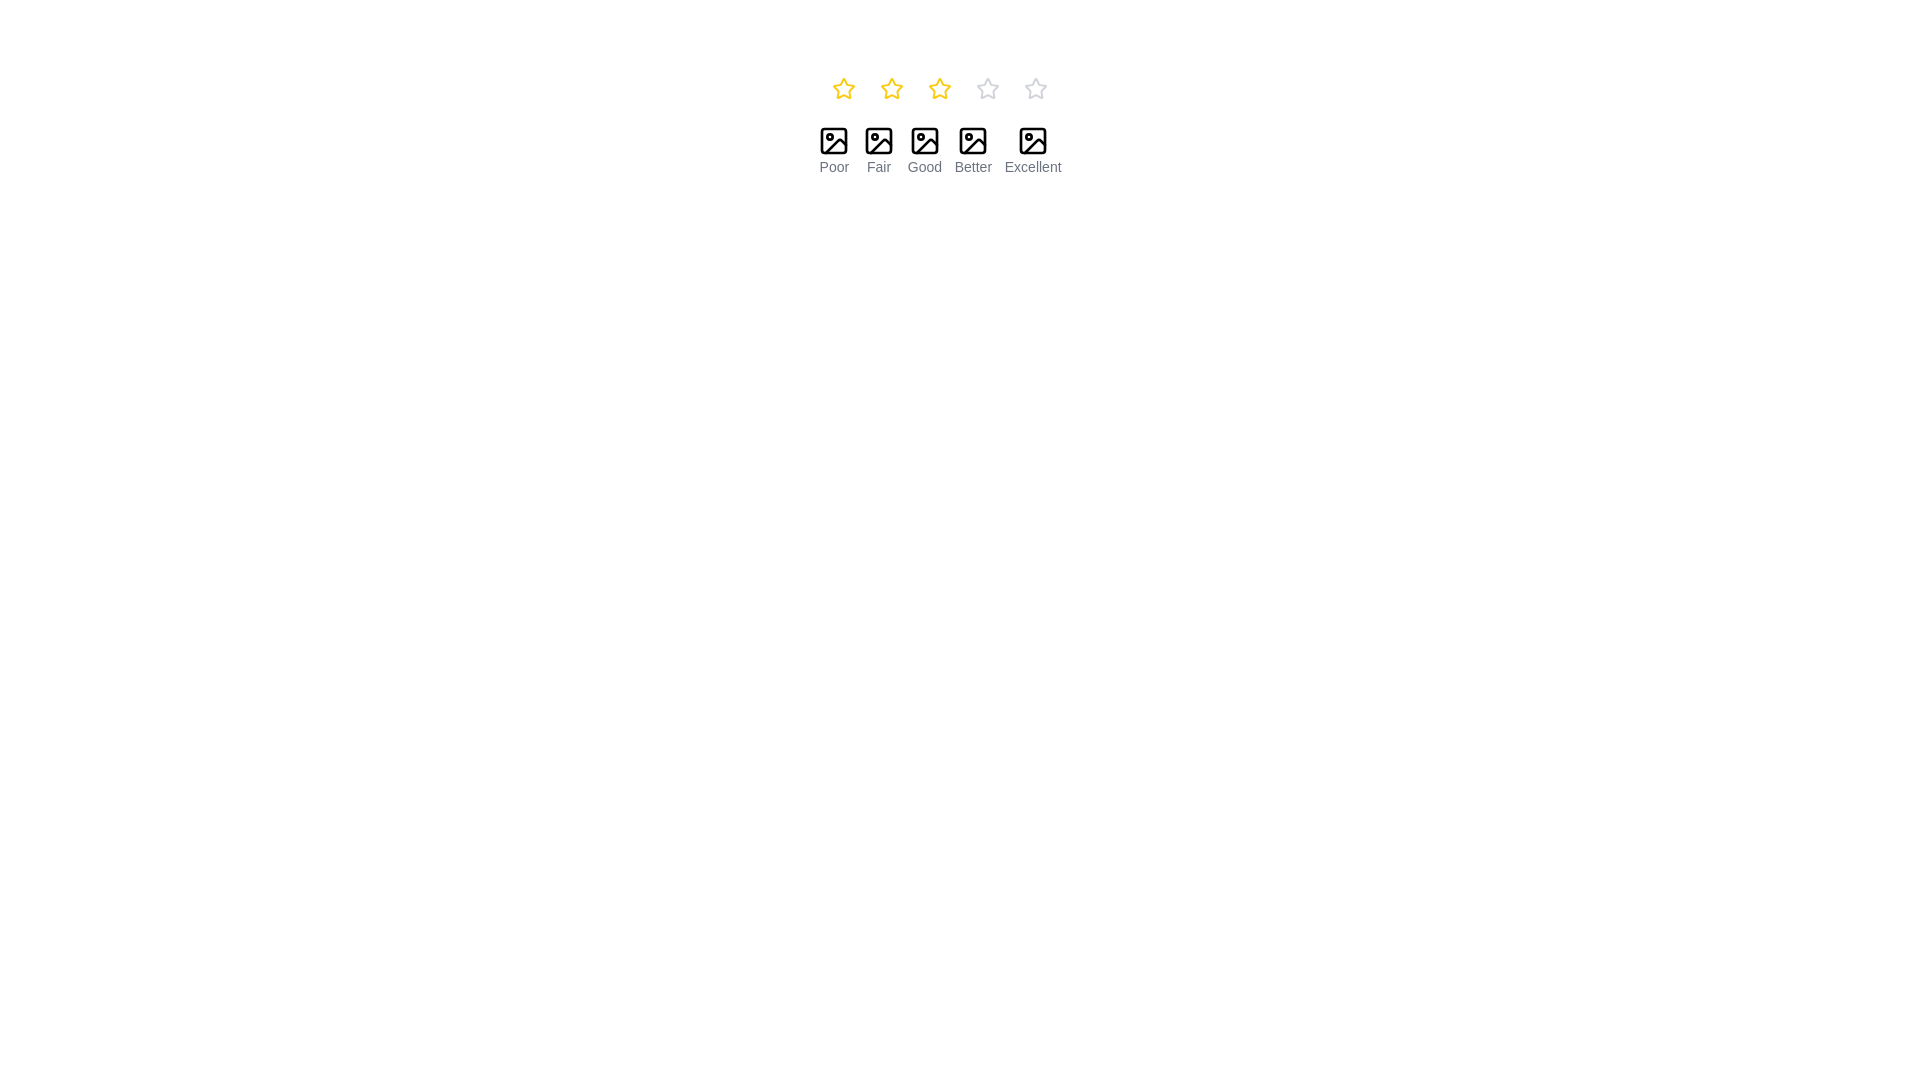 The height and width of the screenshot is (1080, 1920). What do you see at coordinates (923, 140) in the screenshot?
I see `the central part of the icon component that represents the 'Good' rating in the ratings interface` at bounding box center [923, 140].